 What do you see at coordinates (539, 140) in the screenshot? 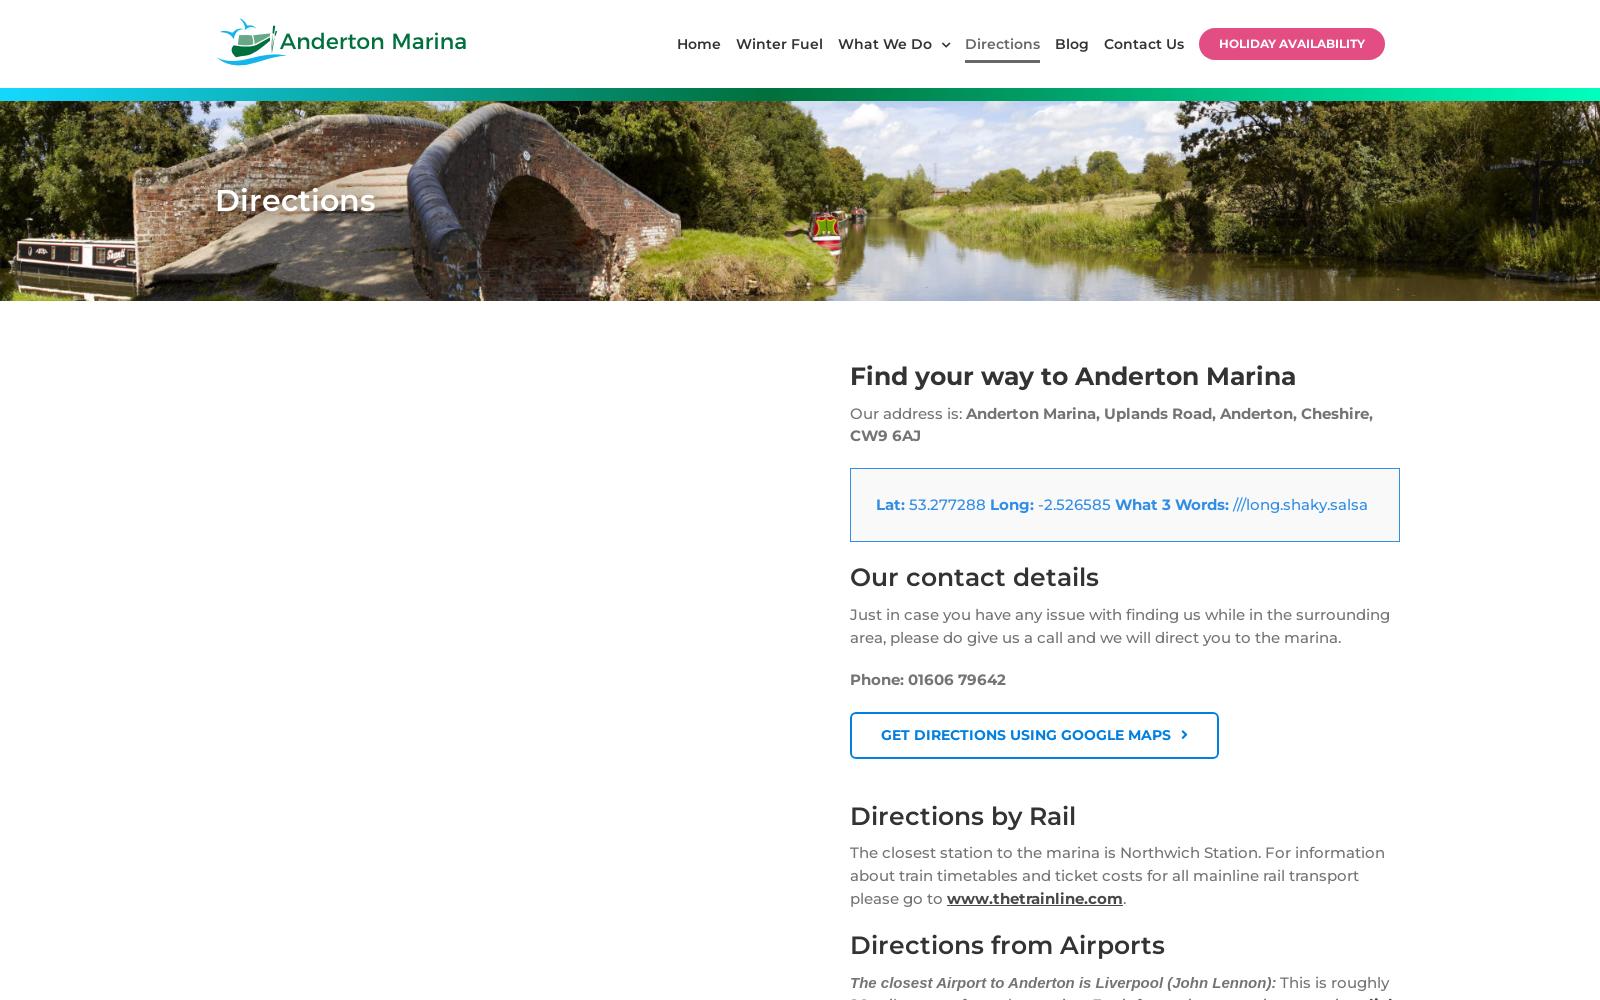
I see `'BOAT SALES'` at bounding box center [539, 140].